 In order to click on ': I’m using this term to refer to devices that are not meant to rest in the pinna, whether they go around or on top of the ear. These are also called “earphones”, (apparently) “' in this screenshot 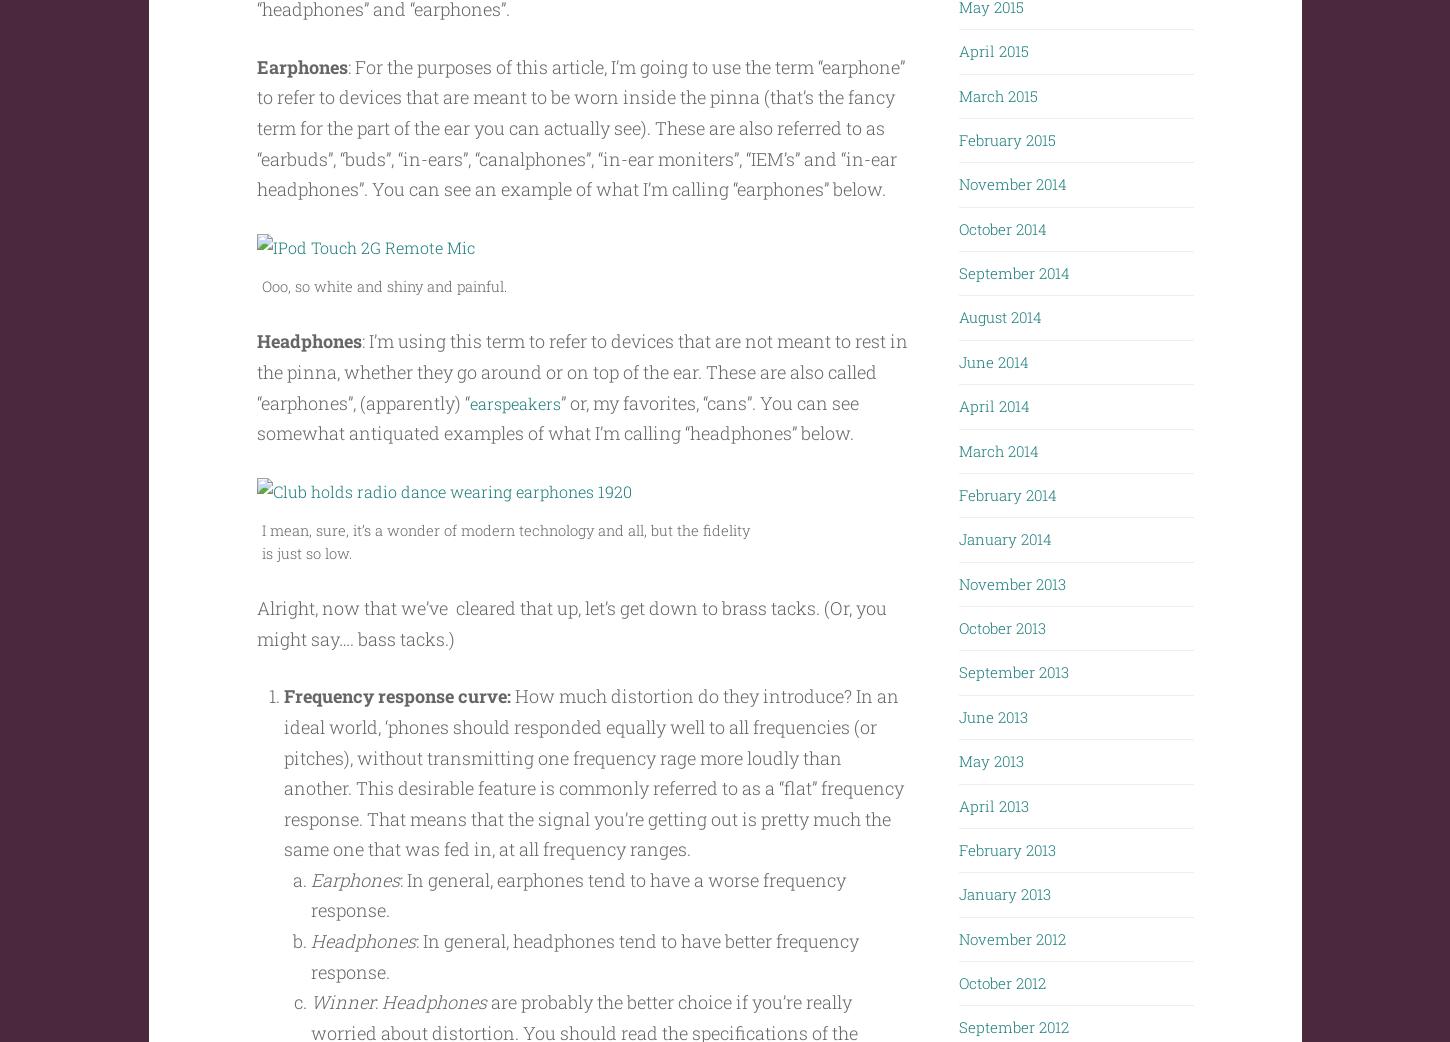, I will do `click(581, 409)`.